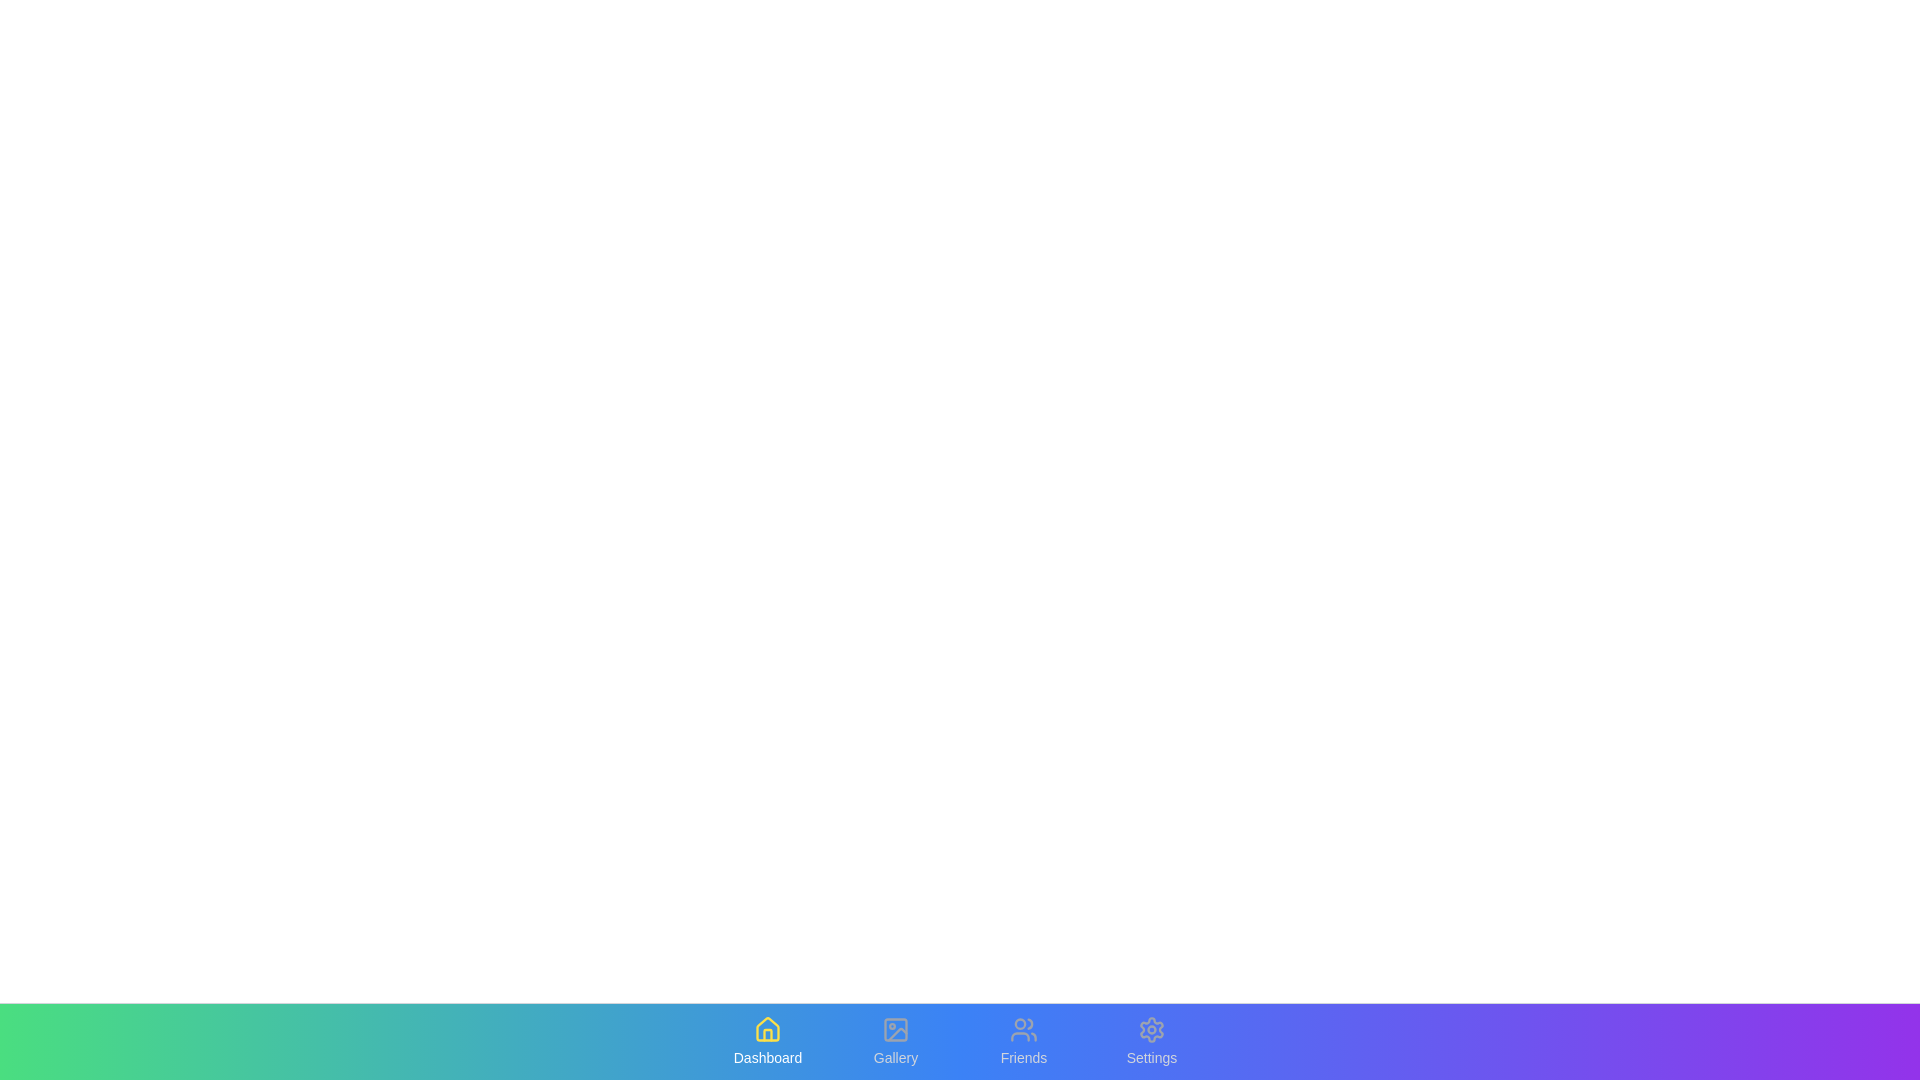  I want to click on the Friends tab to observe the hover effect, so click(1023, 1040).